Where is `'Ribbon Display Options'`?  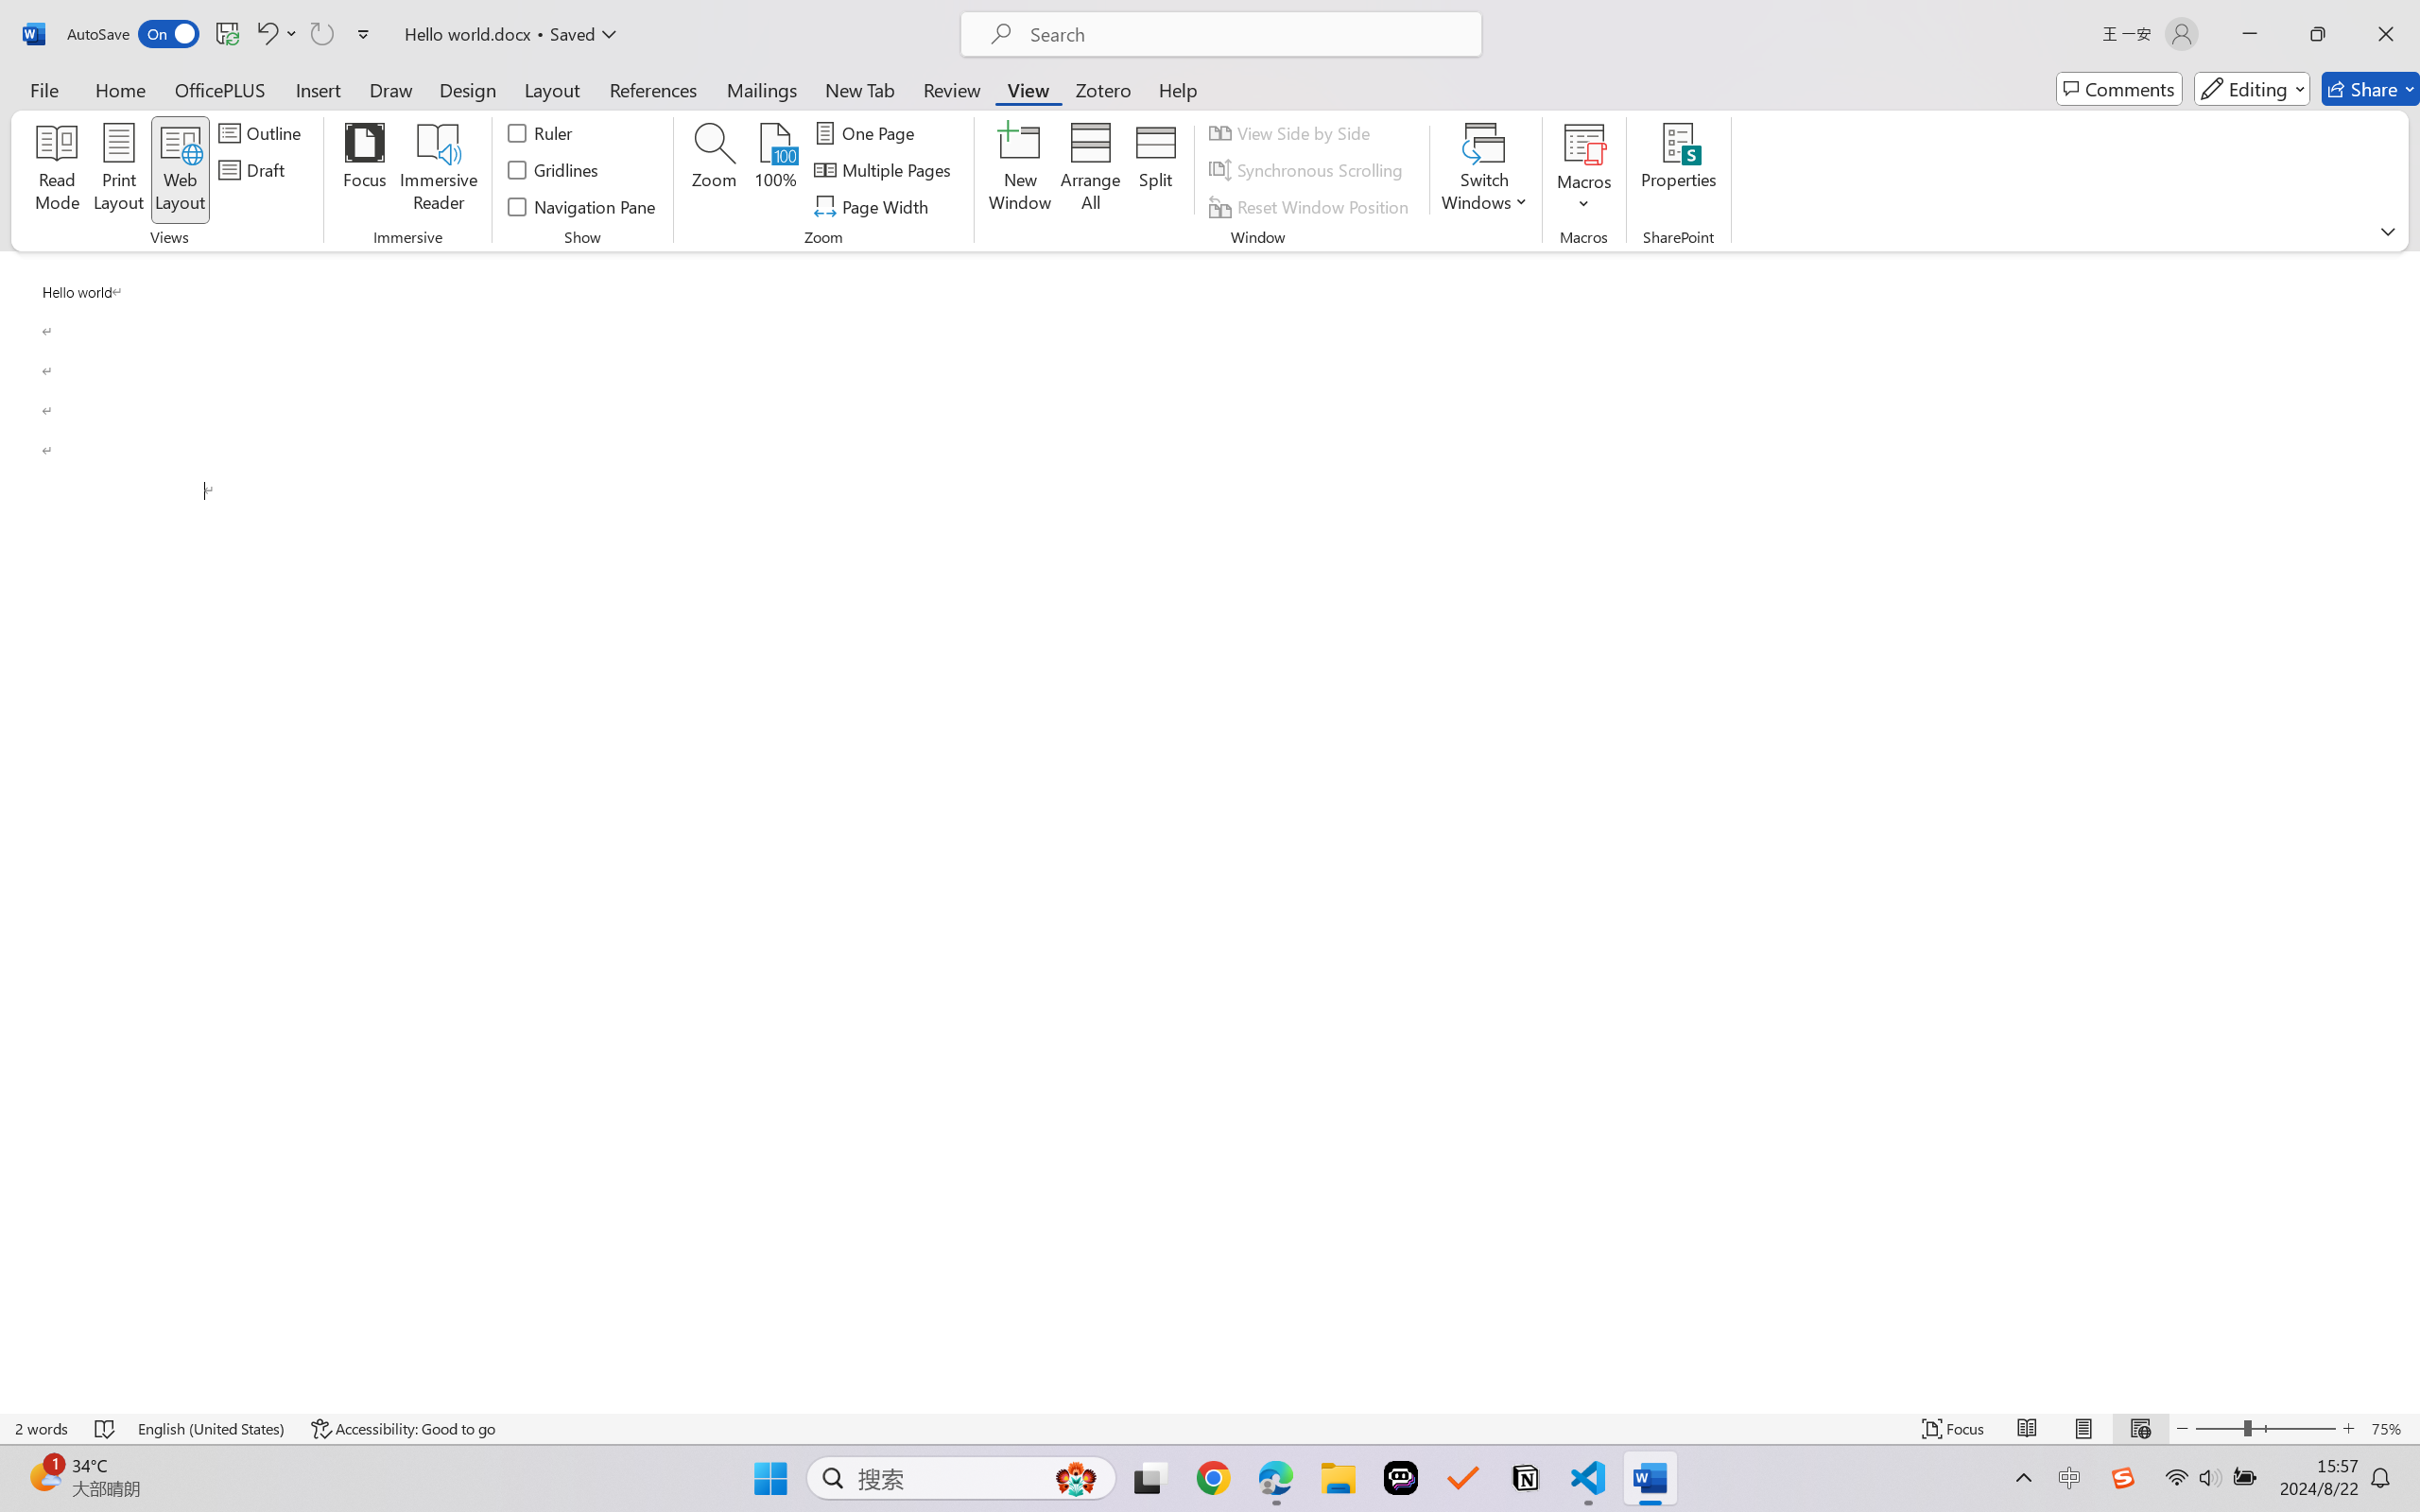
'Ribbon Display Options' is located at coordinates (2387, 231).